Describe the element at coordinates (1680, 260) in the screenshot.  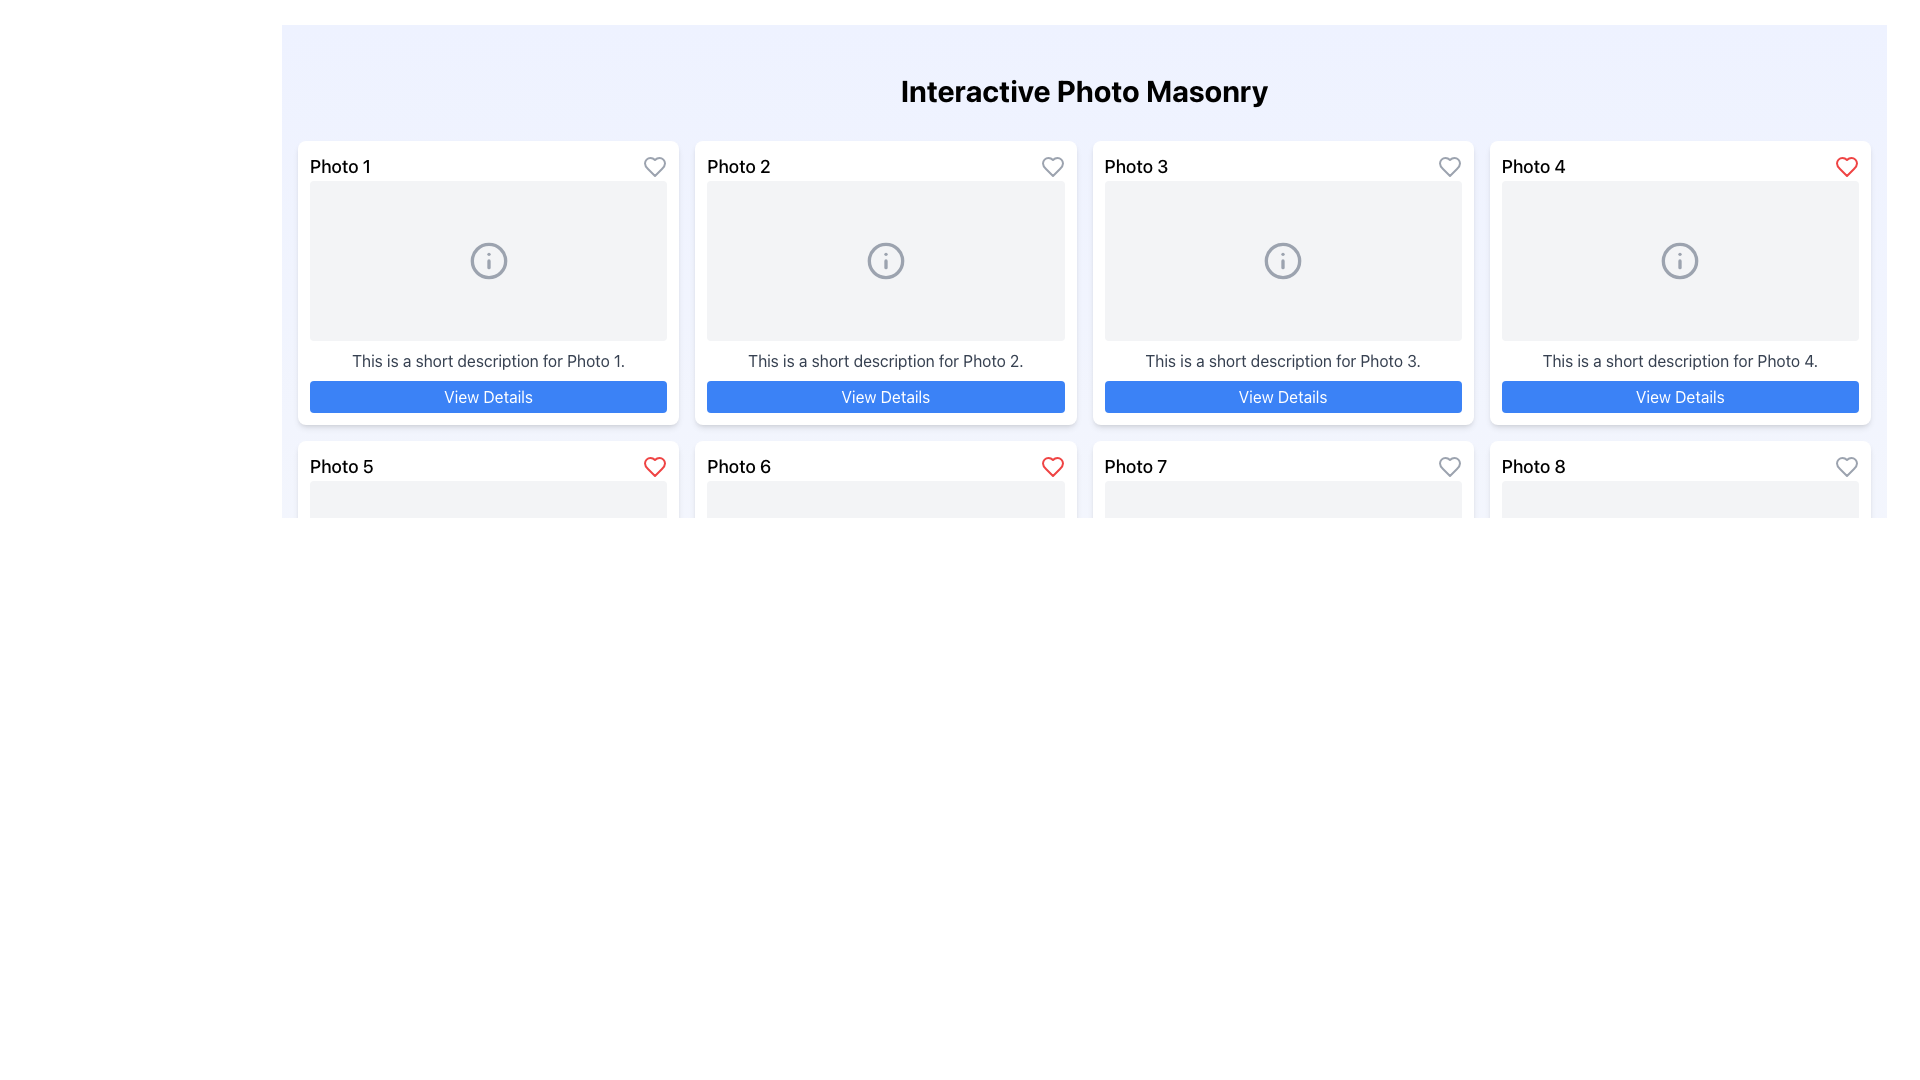
I see `the center of the circular information icon with a gray outline located in the 'Photo 4' card at the top-right segment of the layout` at that location.